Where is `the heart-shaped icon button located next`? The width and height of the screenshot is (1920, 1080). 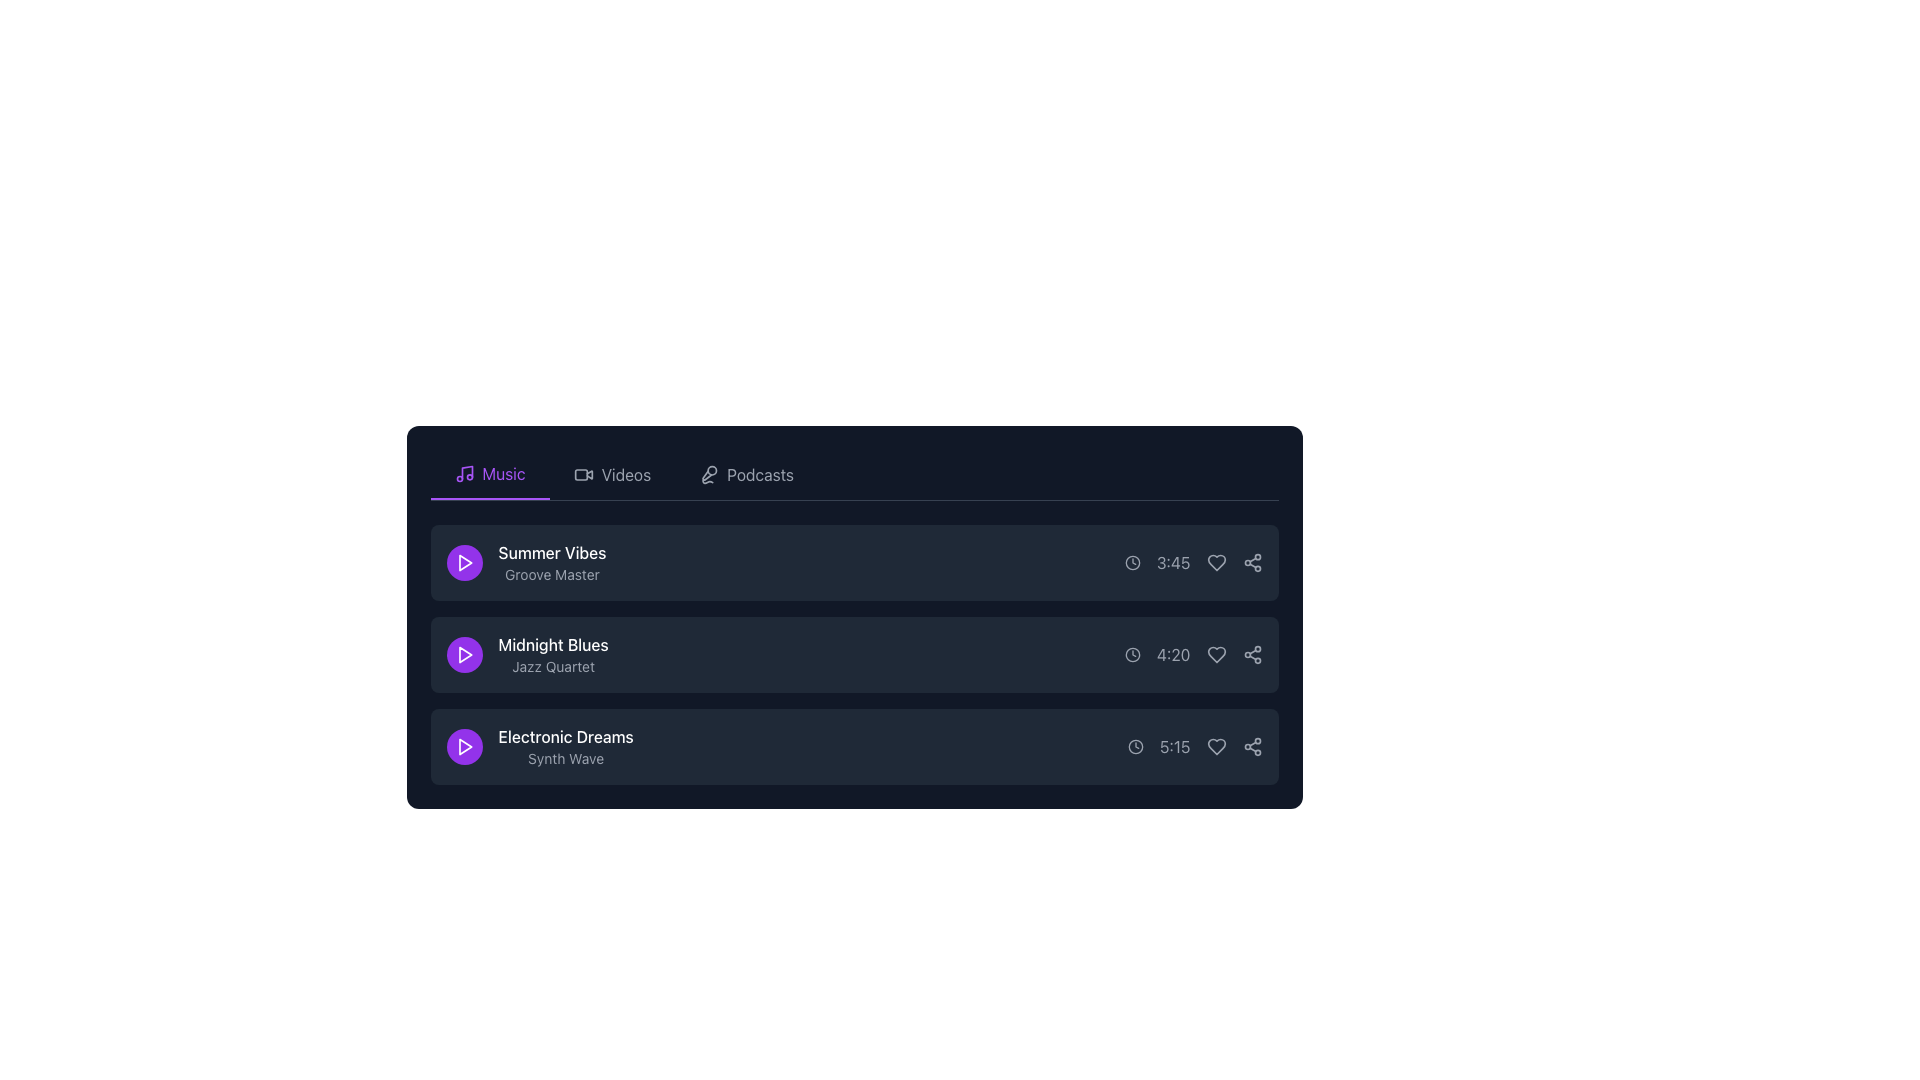 the heart-shaped icon button located next is located at coordinates (1215, 563).